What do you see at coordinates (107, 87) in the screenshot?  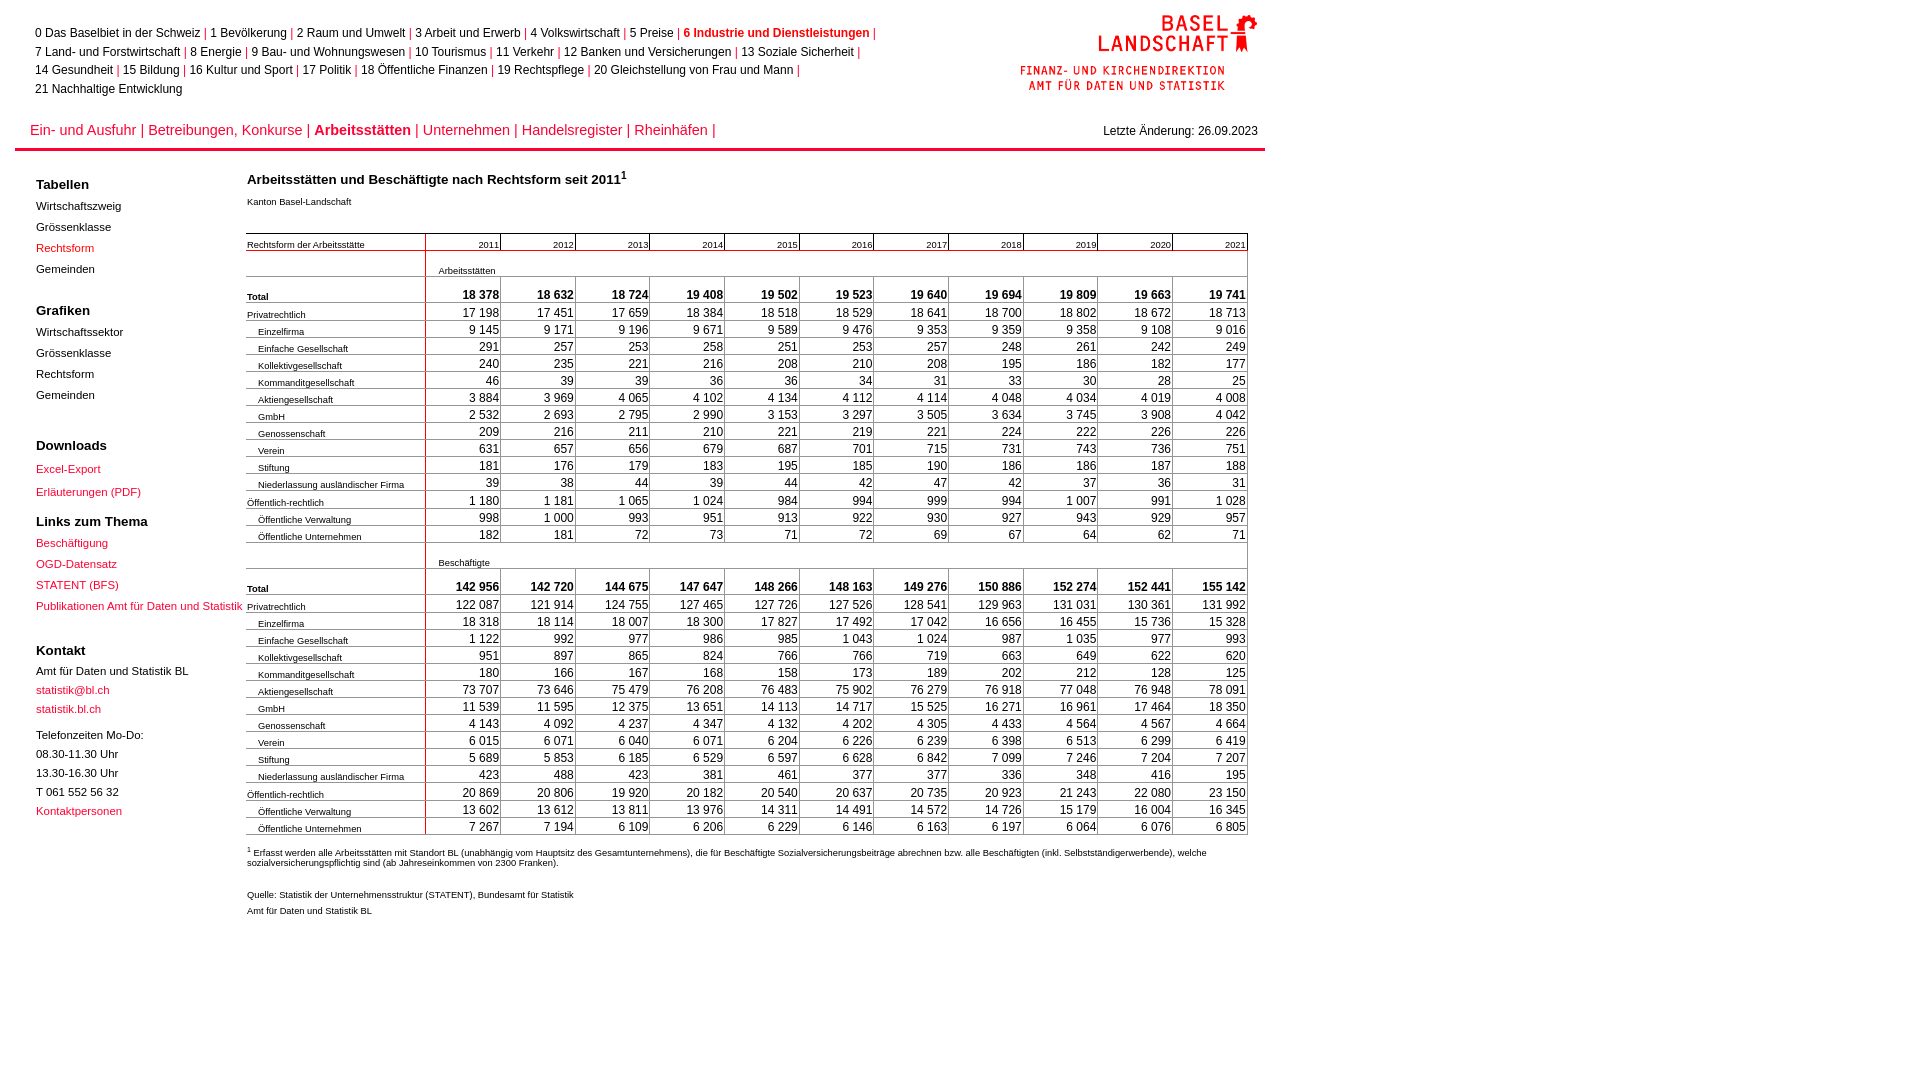 I see `'21 Nachhaltige Entwicklung'` at bounding box center [107, 87].